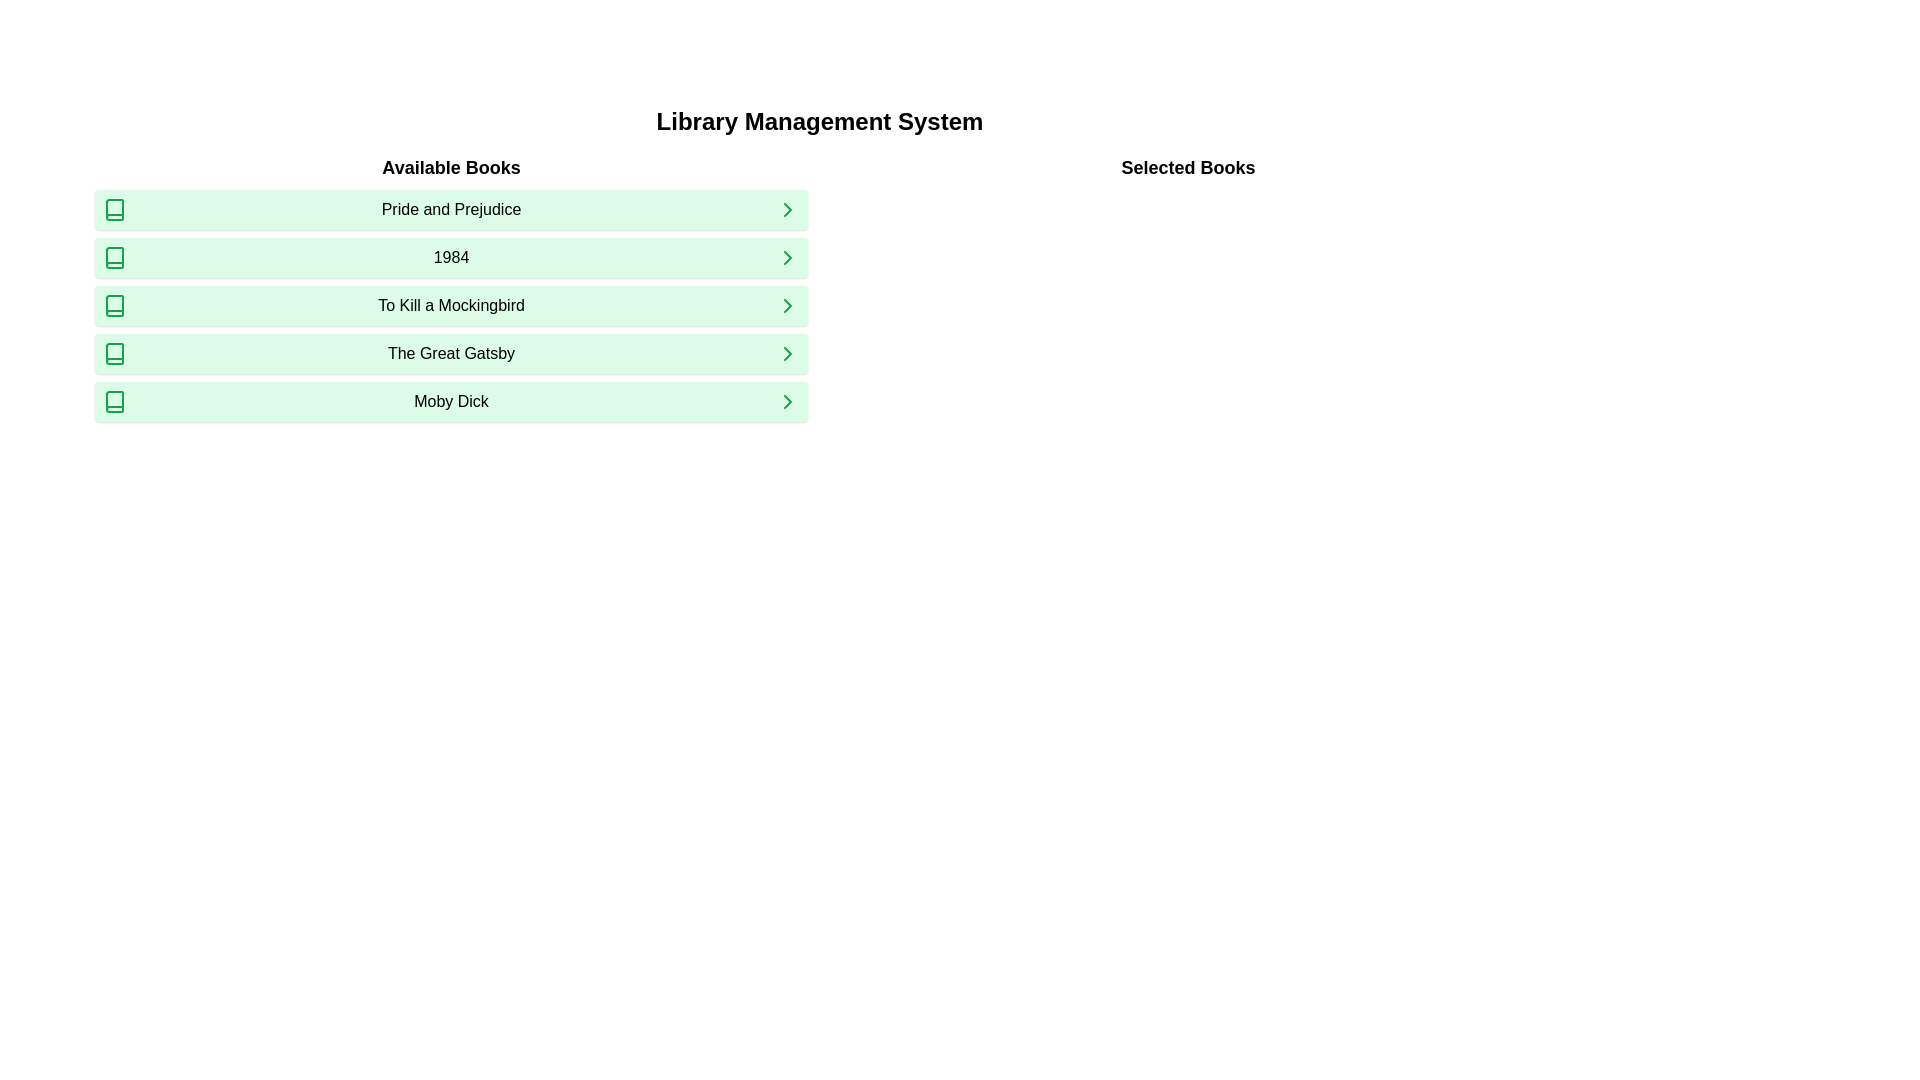 The image size is (1920, 1080). Describe the element at coordinates (450, 288) in the screenshot. I see `the Text header that serves as a descriptive label for the list of books in the Library Management System` at that location.